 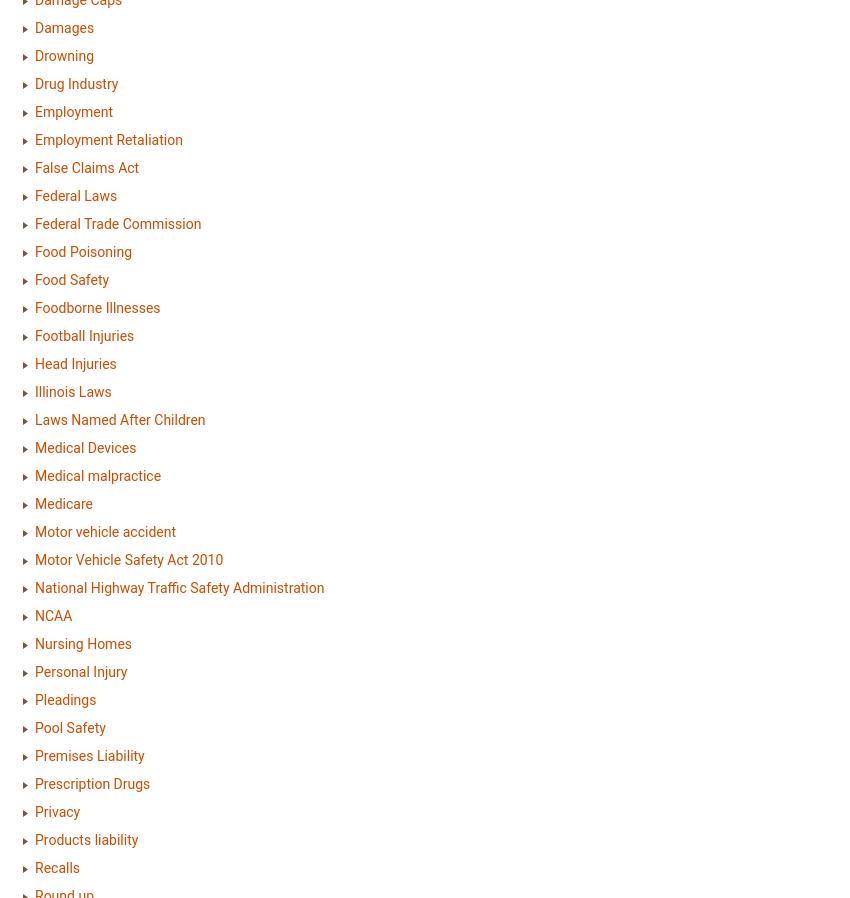 What do you see at coordinates (65, 699) in the screenshot?
I see `'Pleadings'` at bounding box center [65, 699].